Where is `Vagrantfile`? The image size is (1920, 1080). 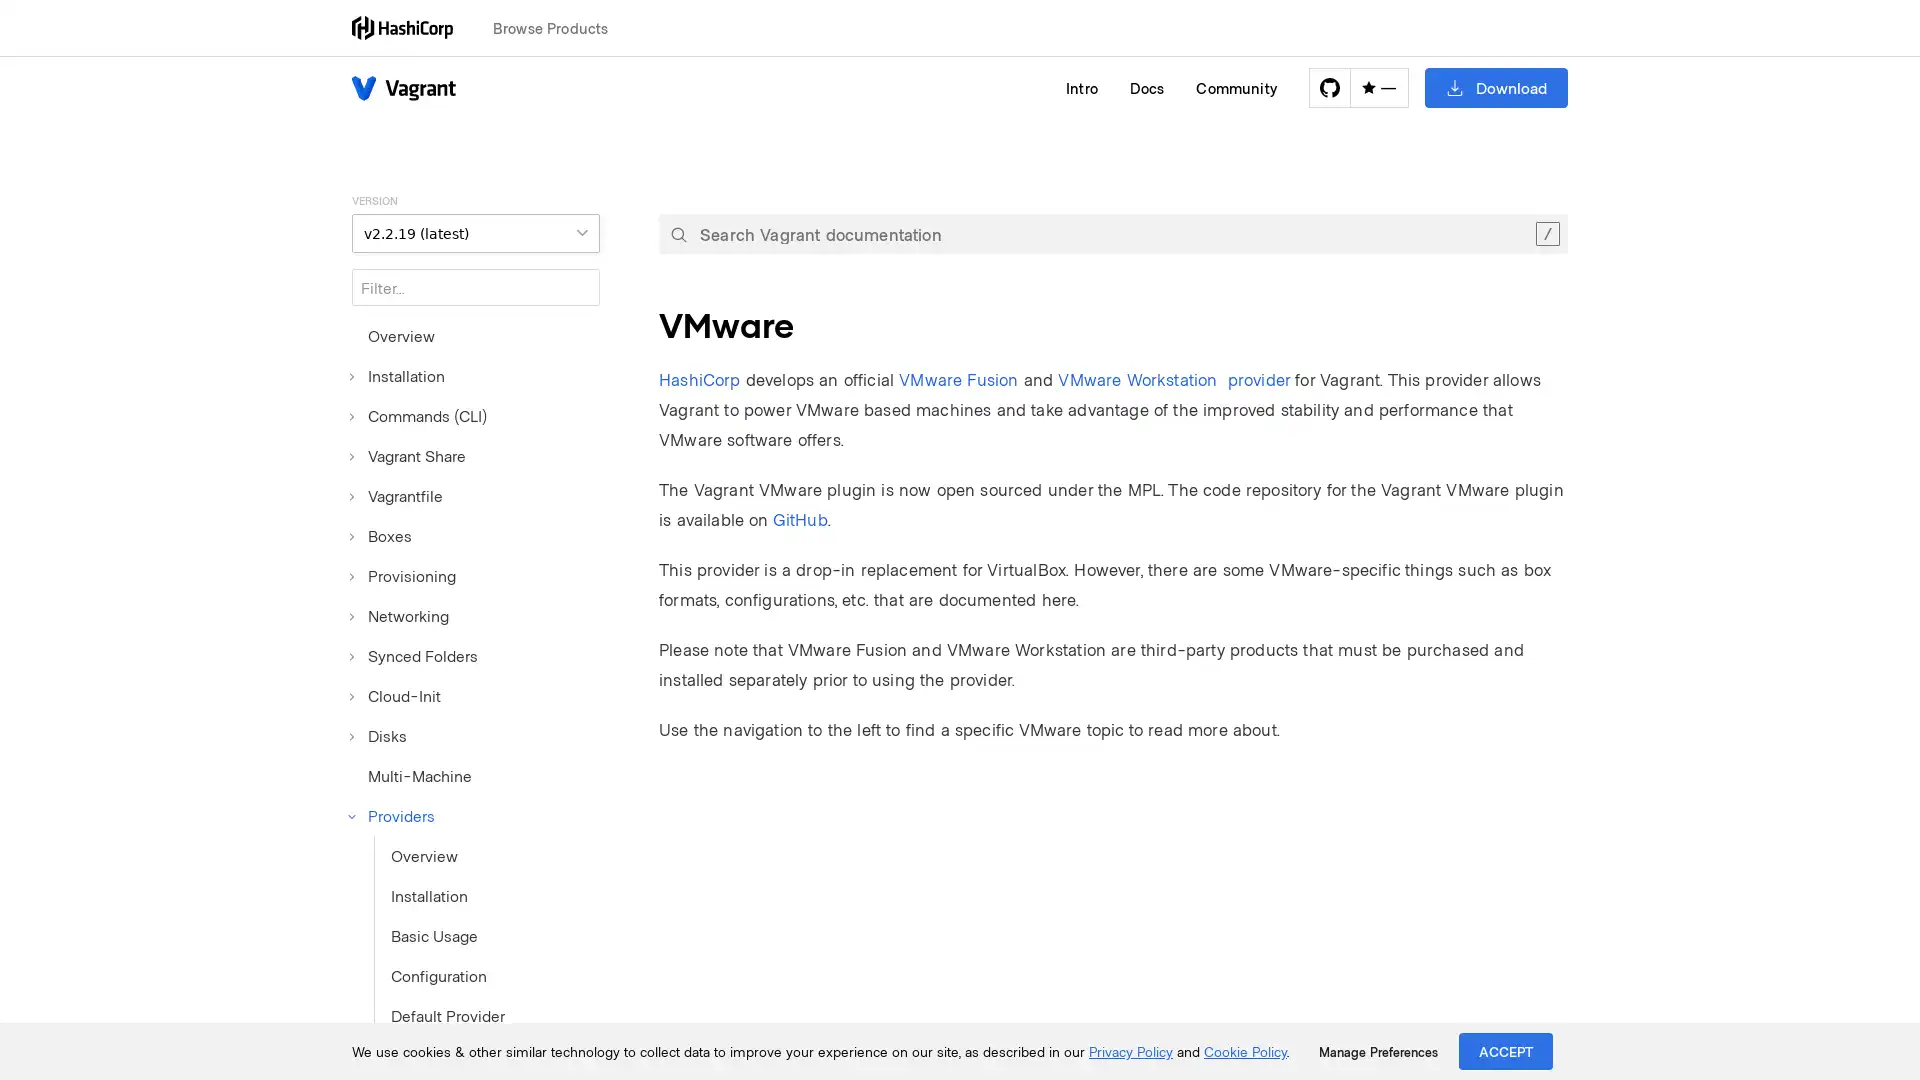 Vagrantfile is located at coordinates (397, 495).